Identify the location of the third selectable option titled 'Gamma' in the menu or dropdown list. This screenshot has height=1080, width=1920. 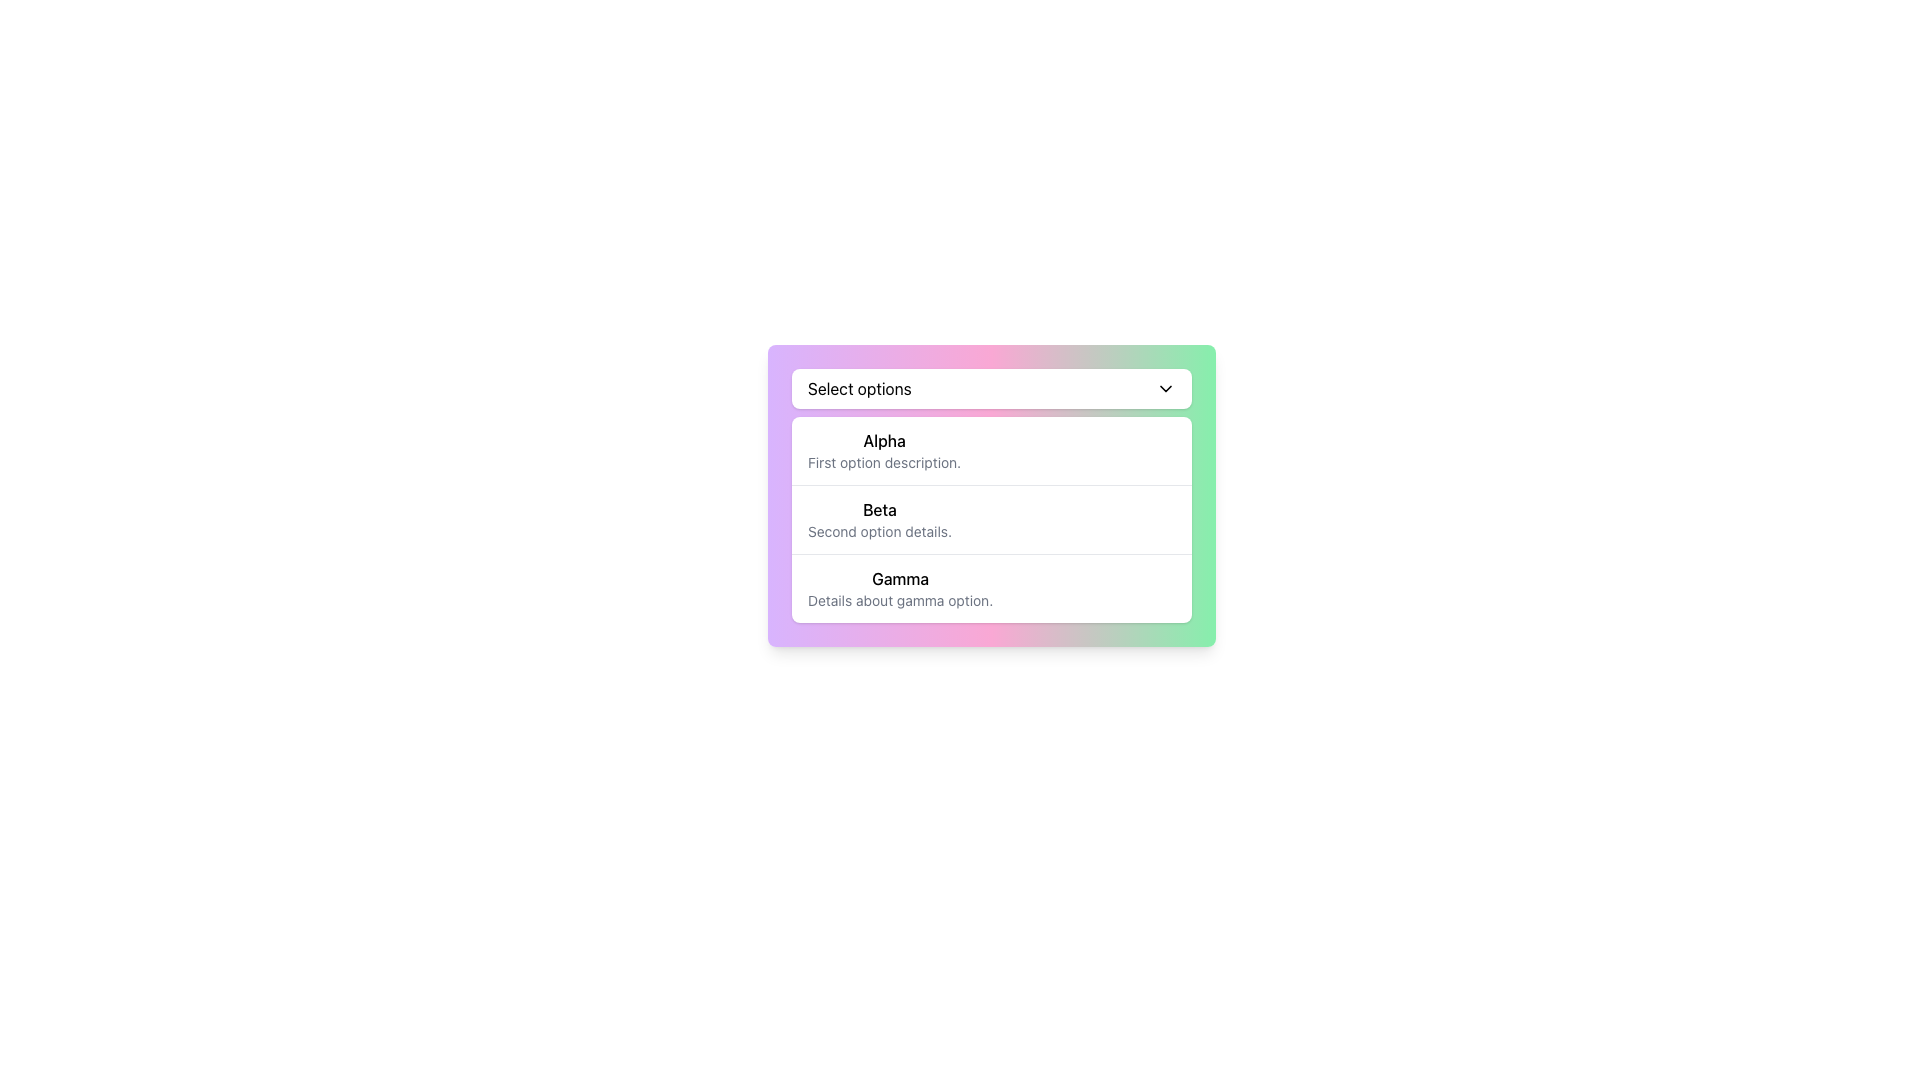
(992, 587).